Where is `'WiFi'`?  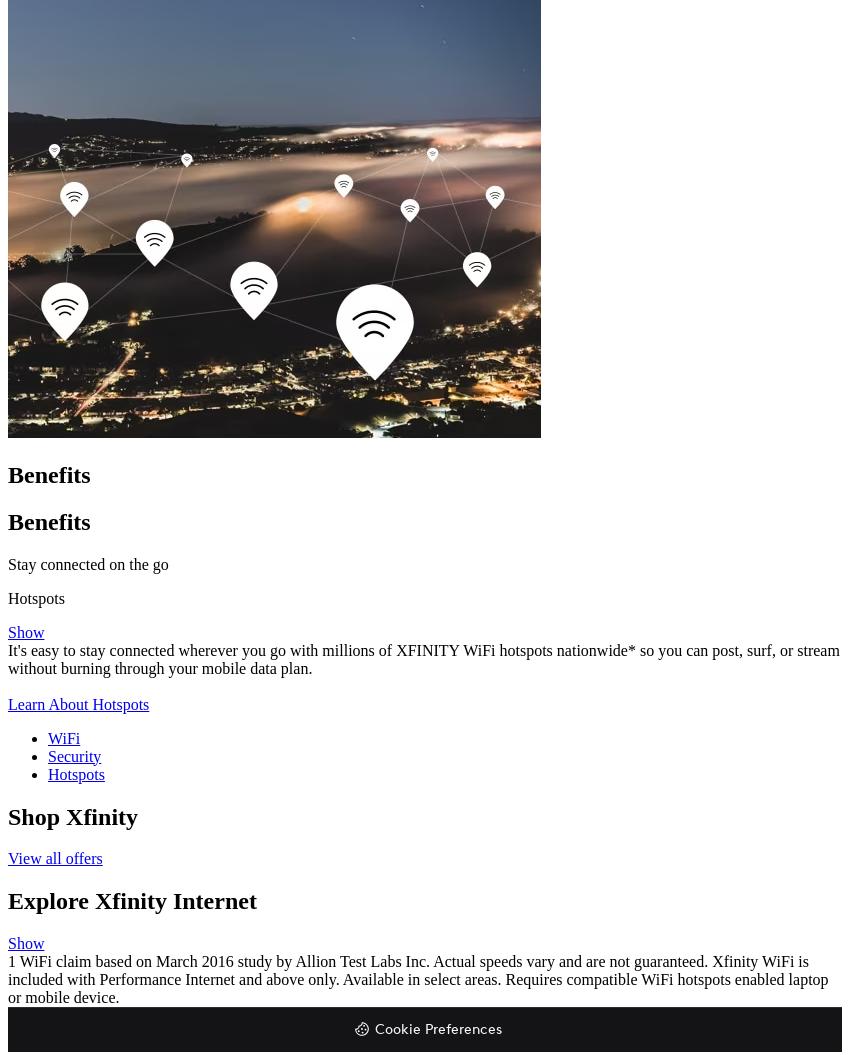
'WiFi' is located at coordinates (64, 737).